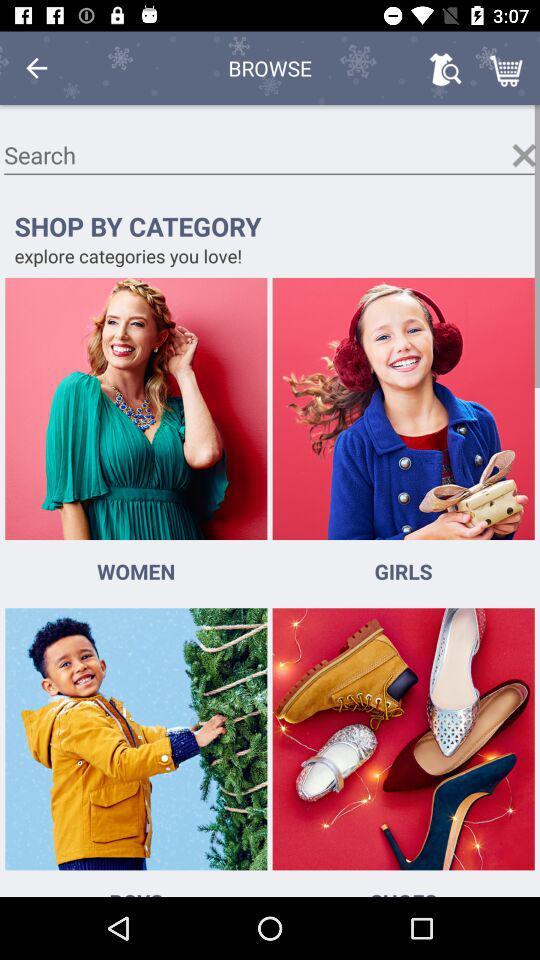 The image size is (540, 960). What do you see at coordinates (270, 154) in the screenshot?
I see `search` at bounding box center [270, 154].